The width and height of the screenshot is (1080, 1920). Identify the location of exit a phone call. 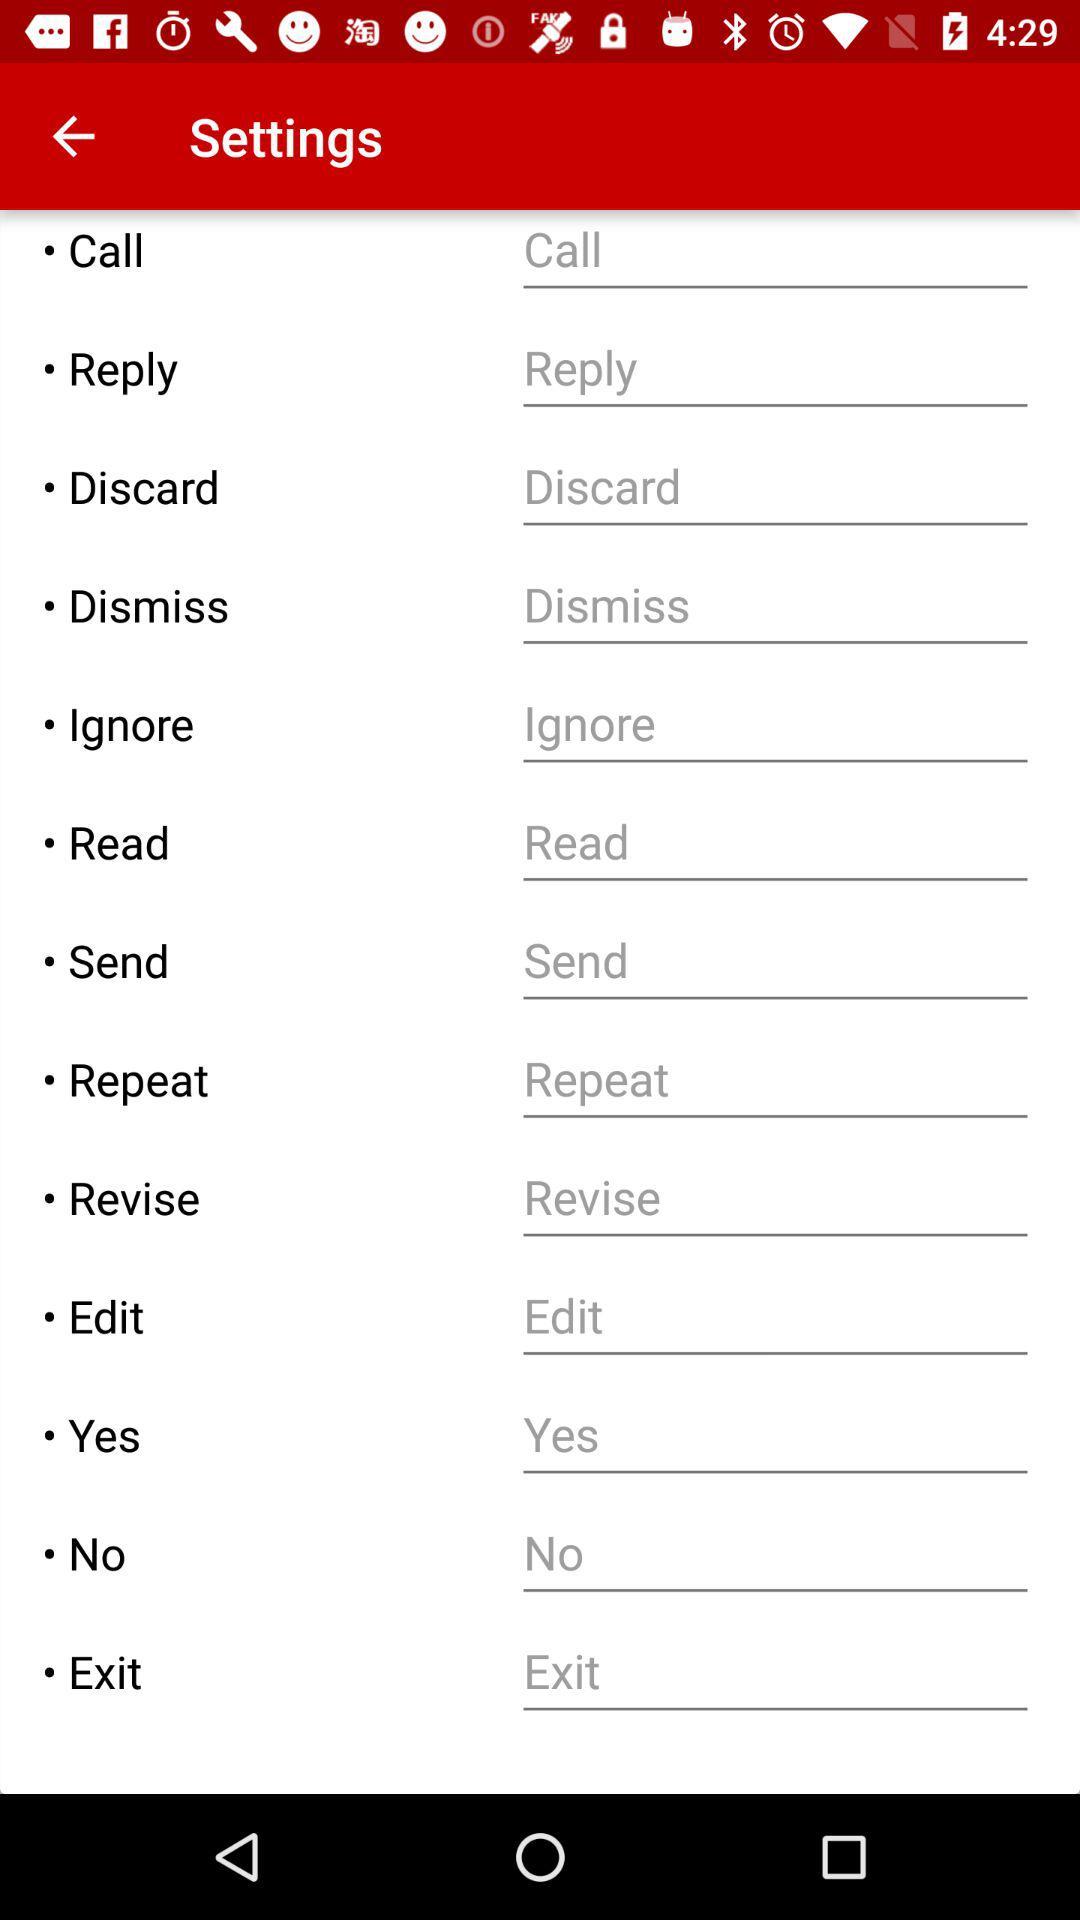
(774, 1671).